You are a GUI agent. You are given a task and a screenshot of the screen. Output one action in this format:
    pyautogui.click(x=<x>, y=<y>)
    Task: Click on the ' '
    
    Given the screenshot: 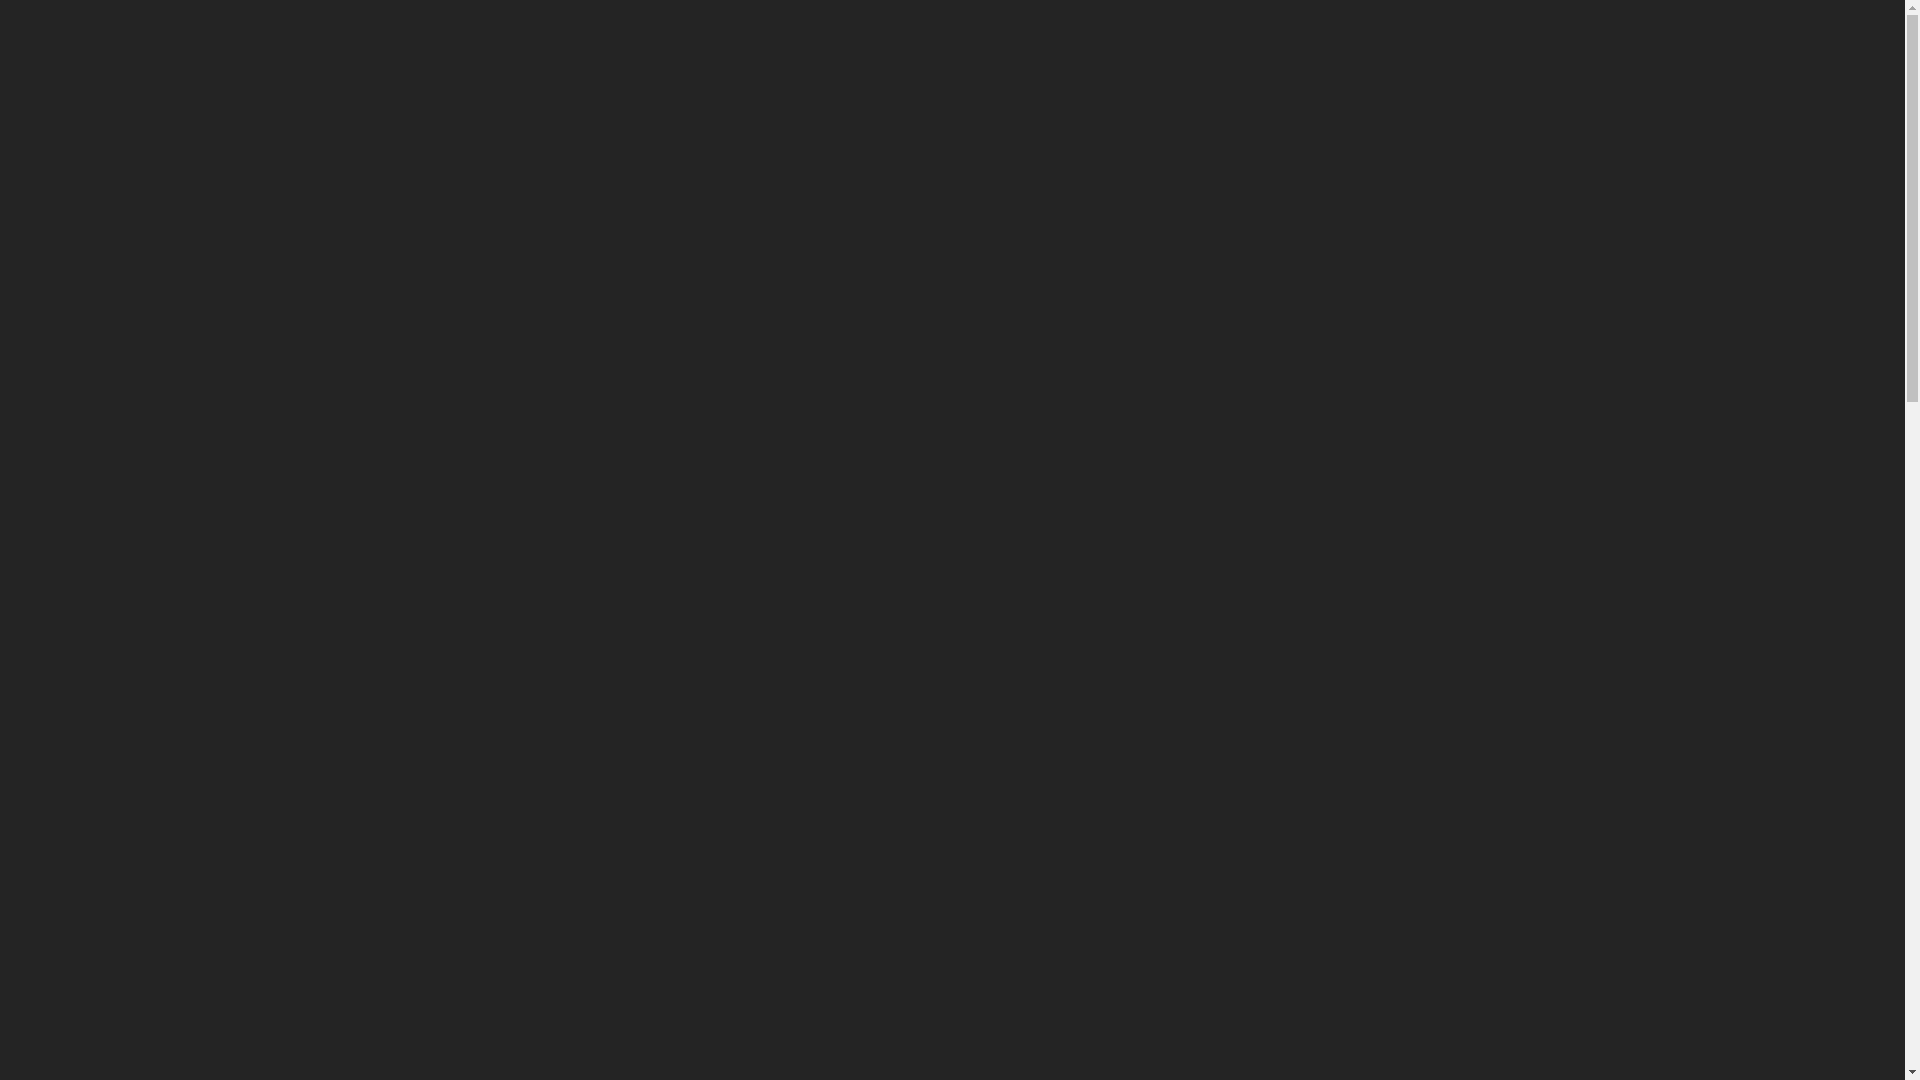 What is the action you would take?
    pyautogui.click(x=1866, y=346)
    